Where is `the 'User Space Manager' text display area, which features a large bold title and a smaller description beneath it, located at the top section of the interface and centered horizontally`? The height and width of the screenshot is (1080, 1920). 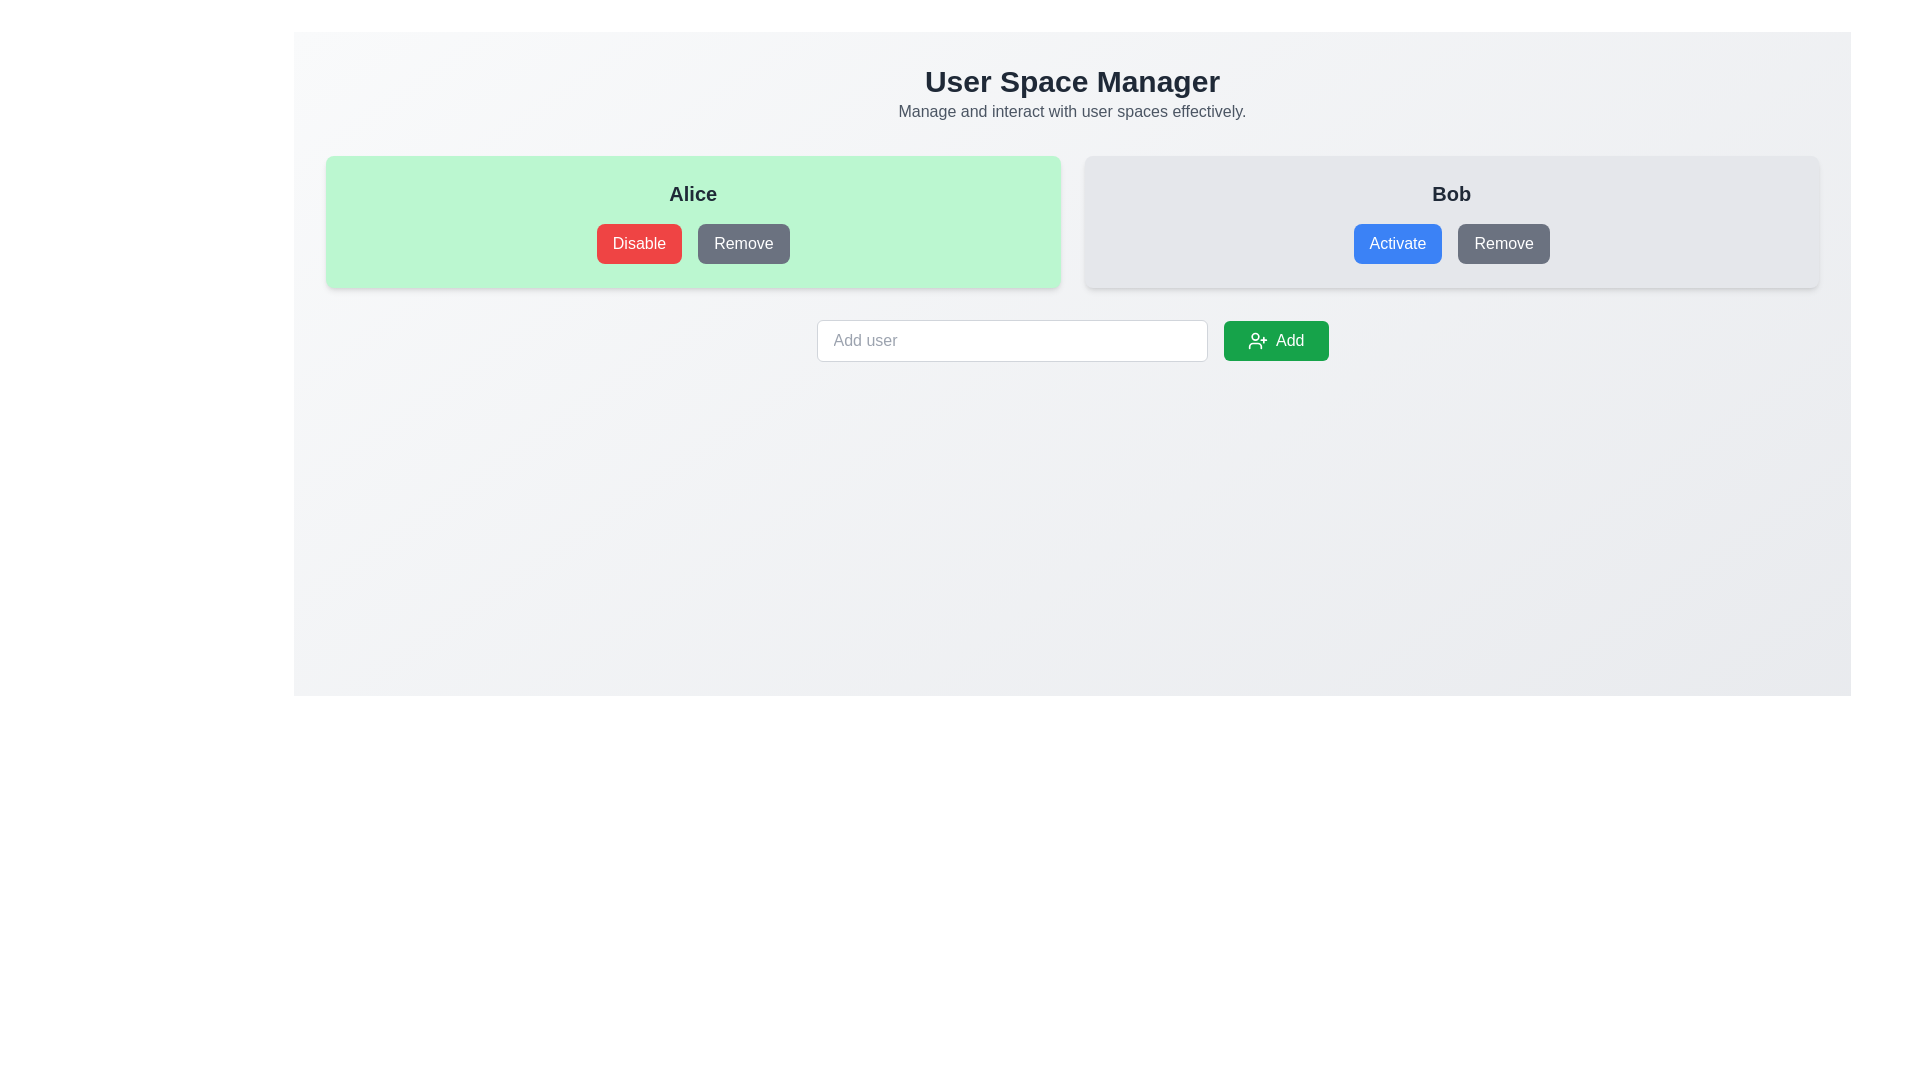 the 'User Space Manager' text display area, which features a large bold title and a smaller description beneath it, located at the top section of the interface and centered horizontally is located at coordinates (1071, 93).